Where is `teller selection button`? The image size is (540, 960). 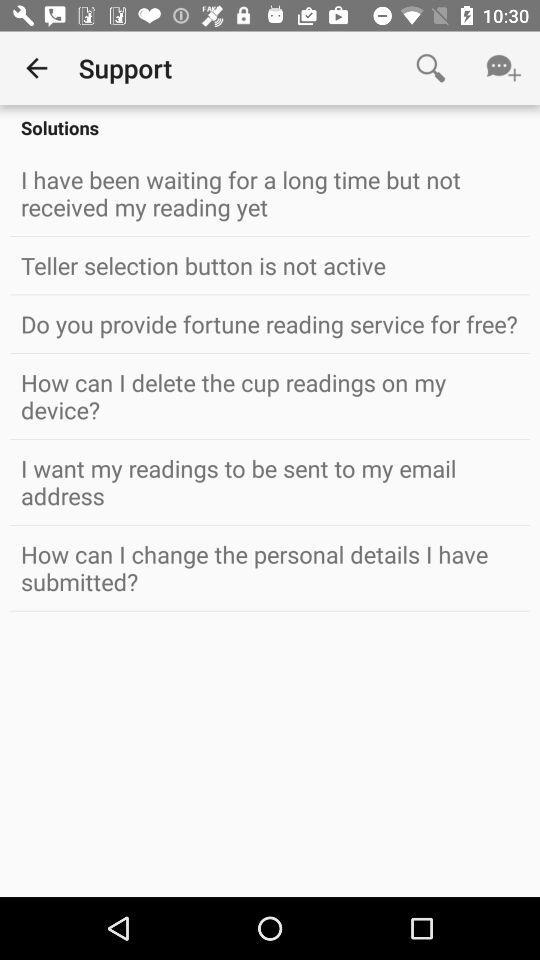
teller selection button is located at coordinates (270, 264).